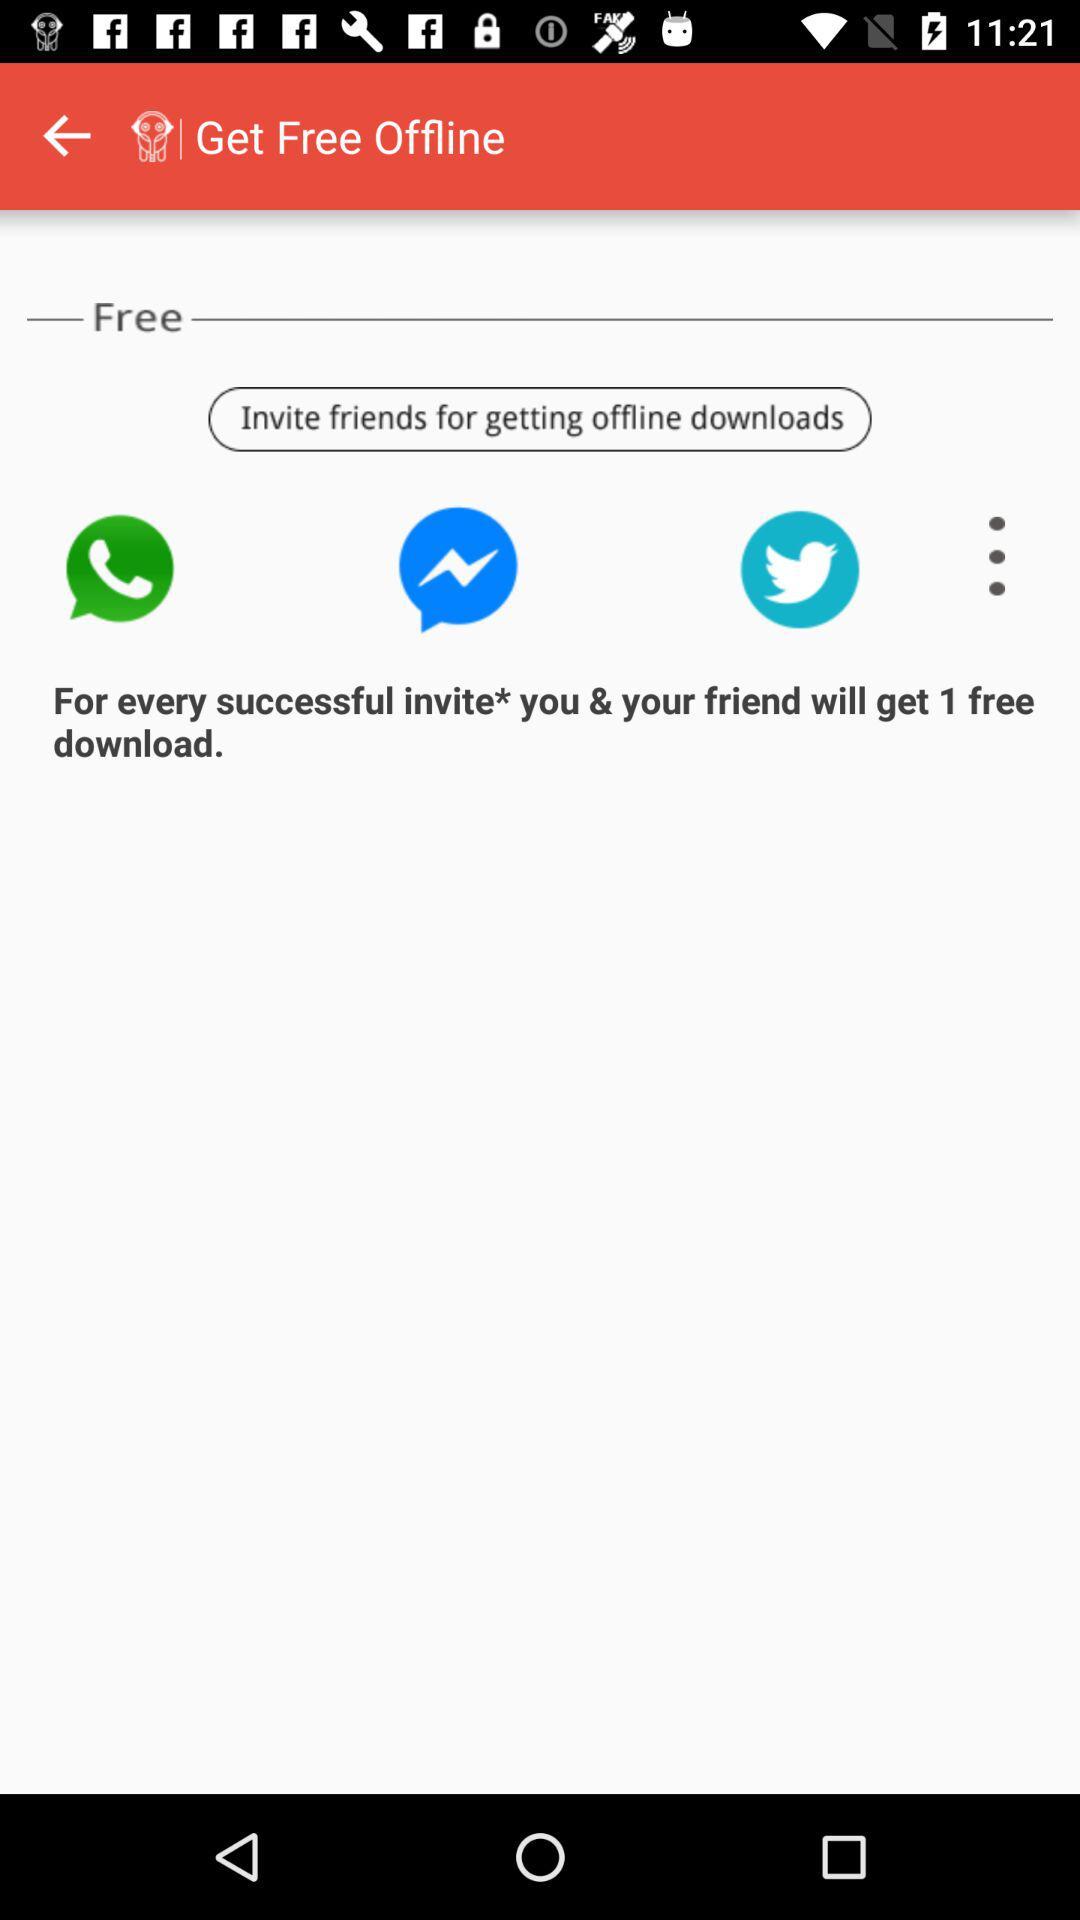 The width and height of the screenshot is (1080, 1920). I want to click on invite friends through the messenger app, so click(459, 568).